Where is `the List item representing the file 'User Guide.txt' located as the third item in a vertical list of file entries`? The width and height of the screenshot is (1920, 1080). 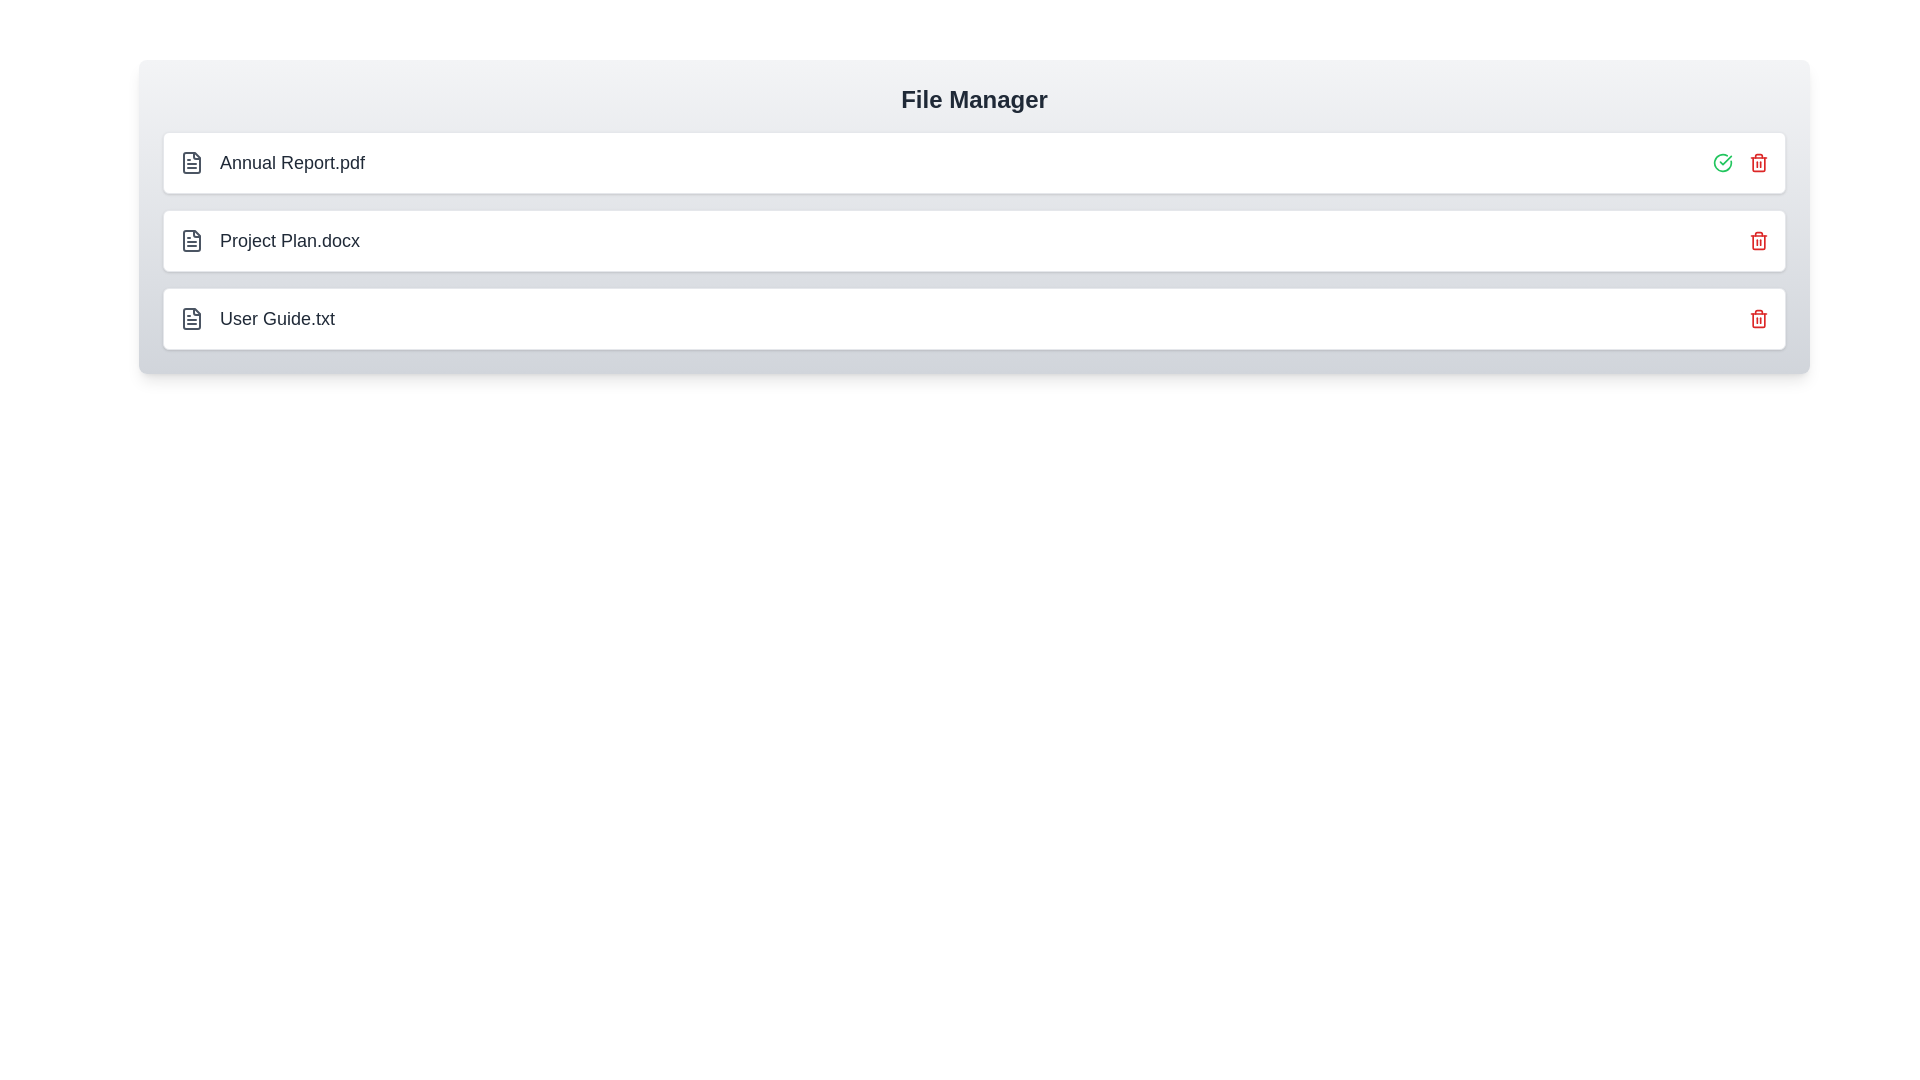 the List item representing the file 'User Guide.txt' located as the third item in a vertical list of file entries is located at coordinates (256, 318).